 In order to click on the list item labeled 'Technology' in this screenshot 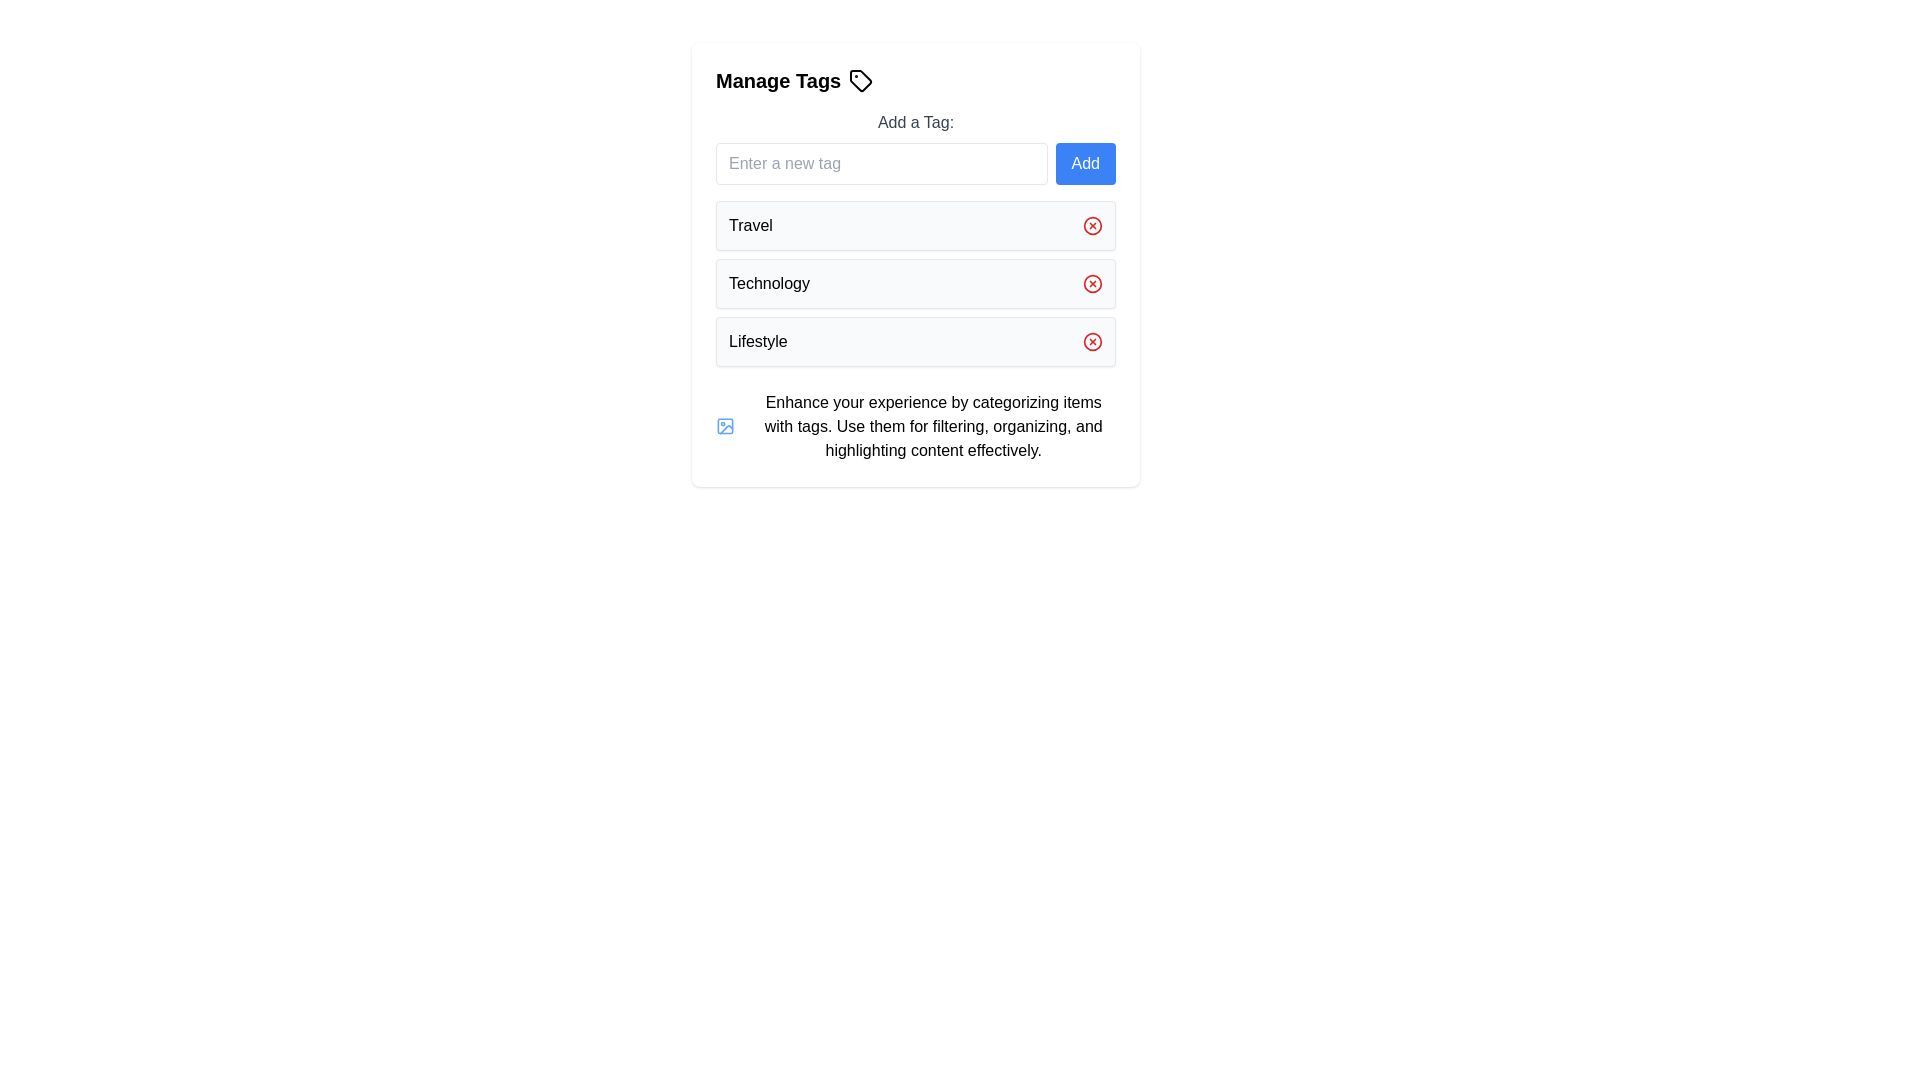, I will do `click(915, 284)`.